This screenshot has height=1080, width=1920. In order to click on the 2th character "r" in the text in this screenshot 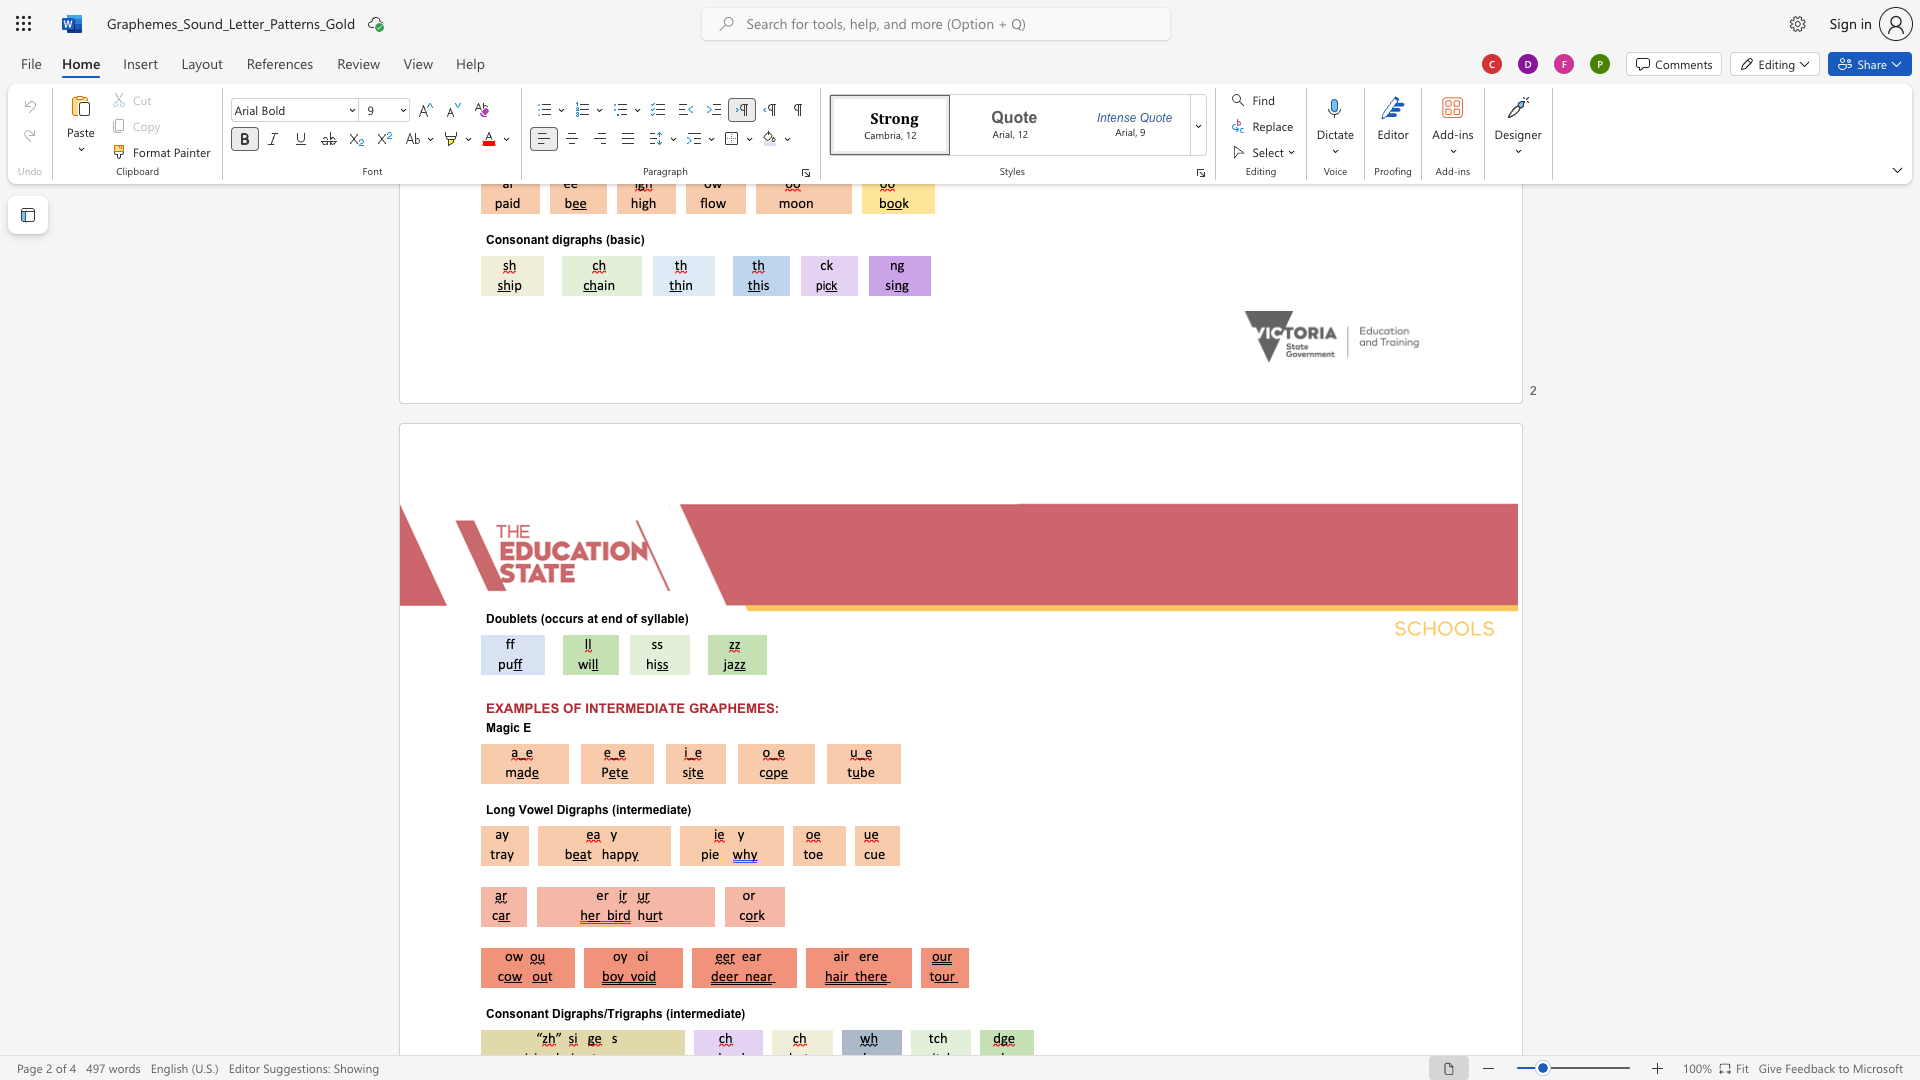, I will do `click(868, 955)`.